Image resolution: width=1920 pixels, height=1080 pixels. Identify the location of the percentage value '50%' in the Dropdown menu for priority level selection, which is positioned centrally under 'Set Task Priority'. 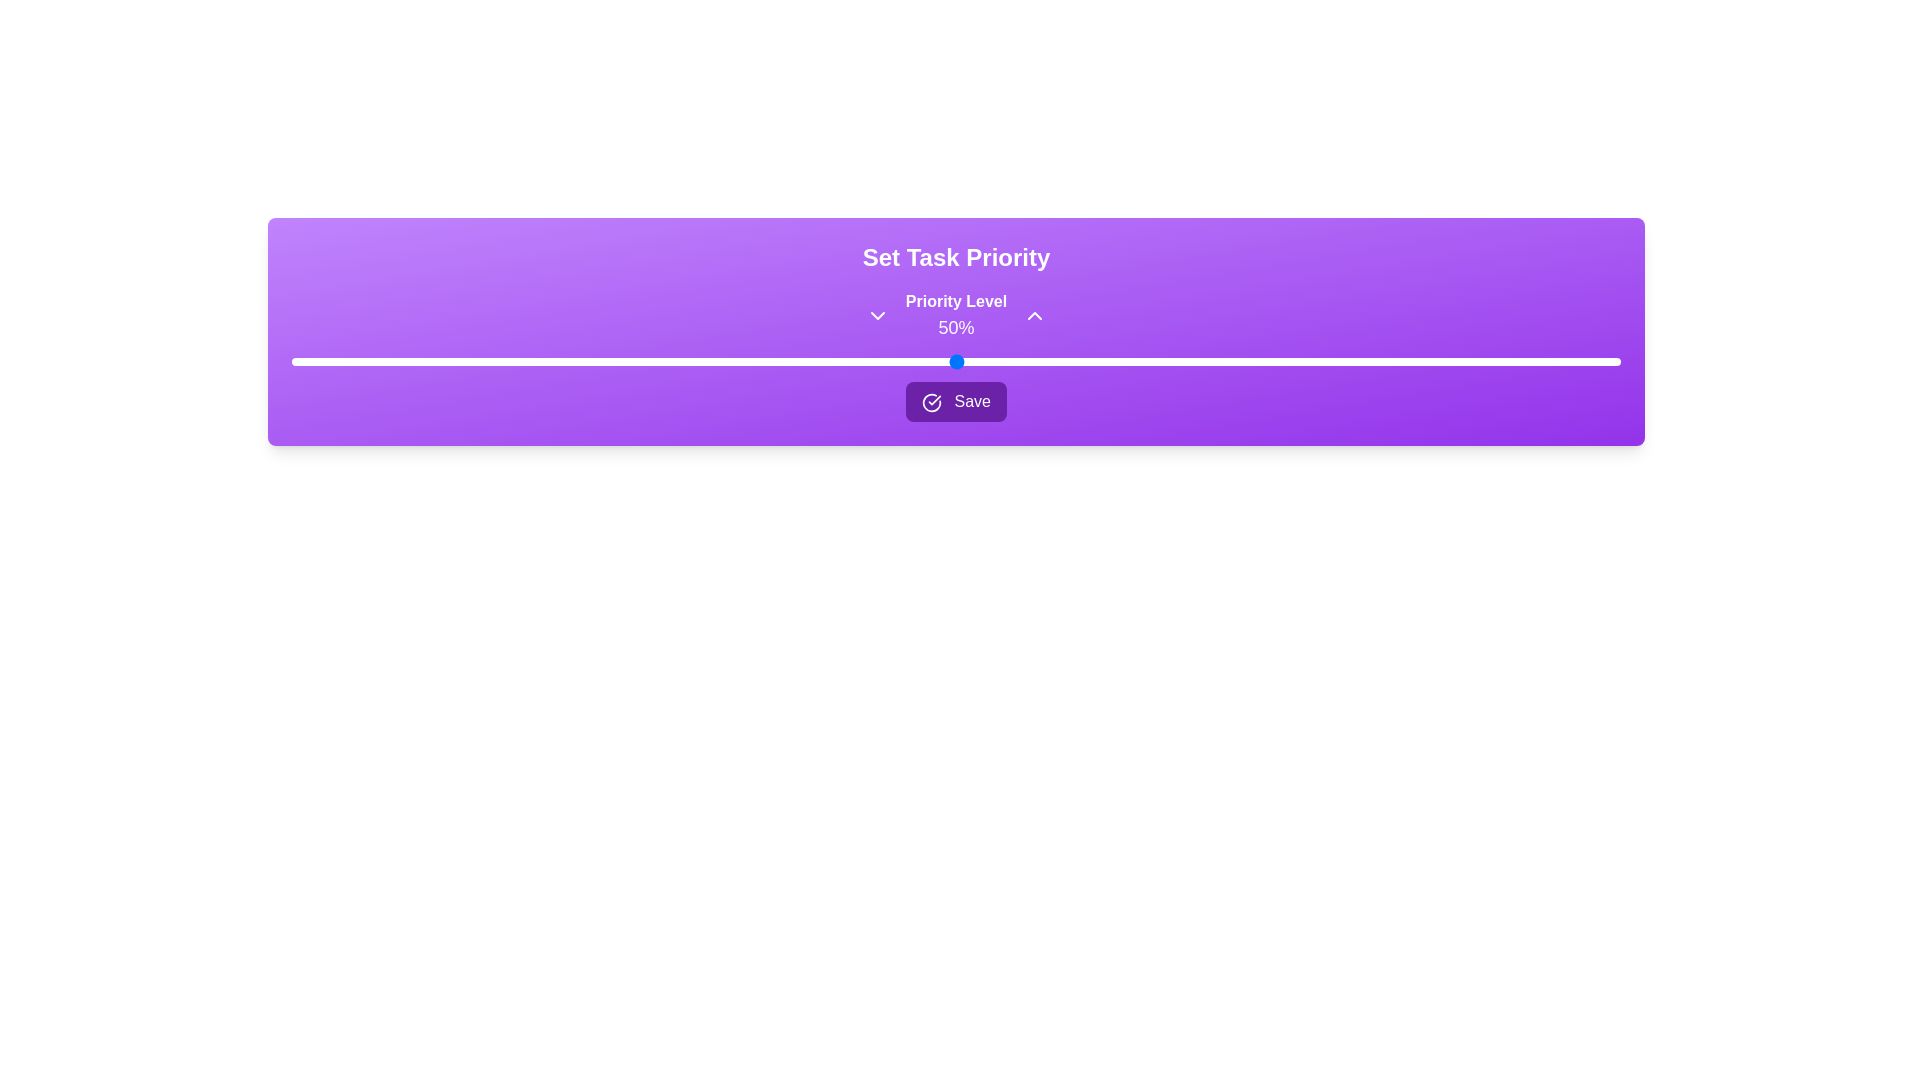
(955, 315).